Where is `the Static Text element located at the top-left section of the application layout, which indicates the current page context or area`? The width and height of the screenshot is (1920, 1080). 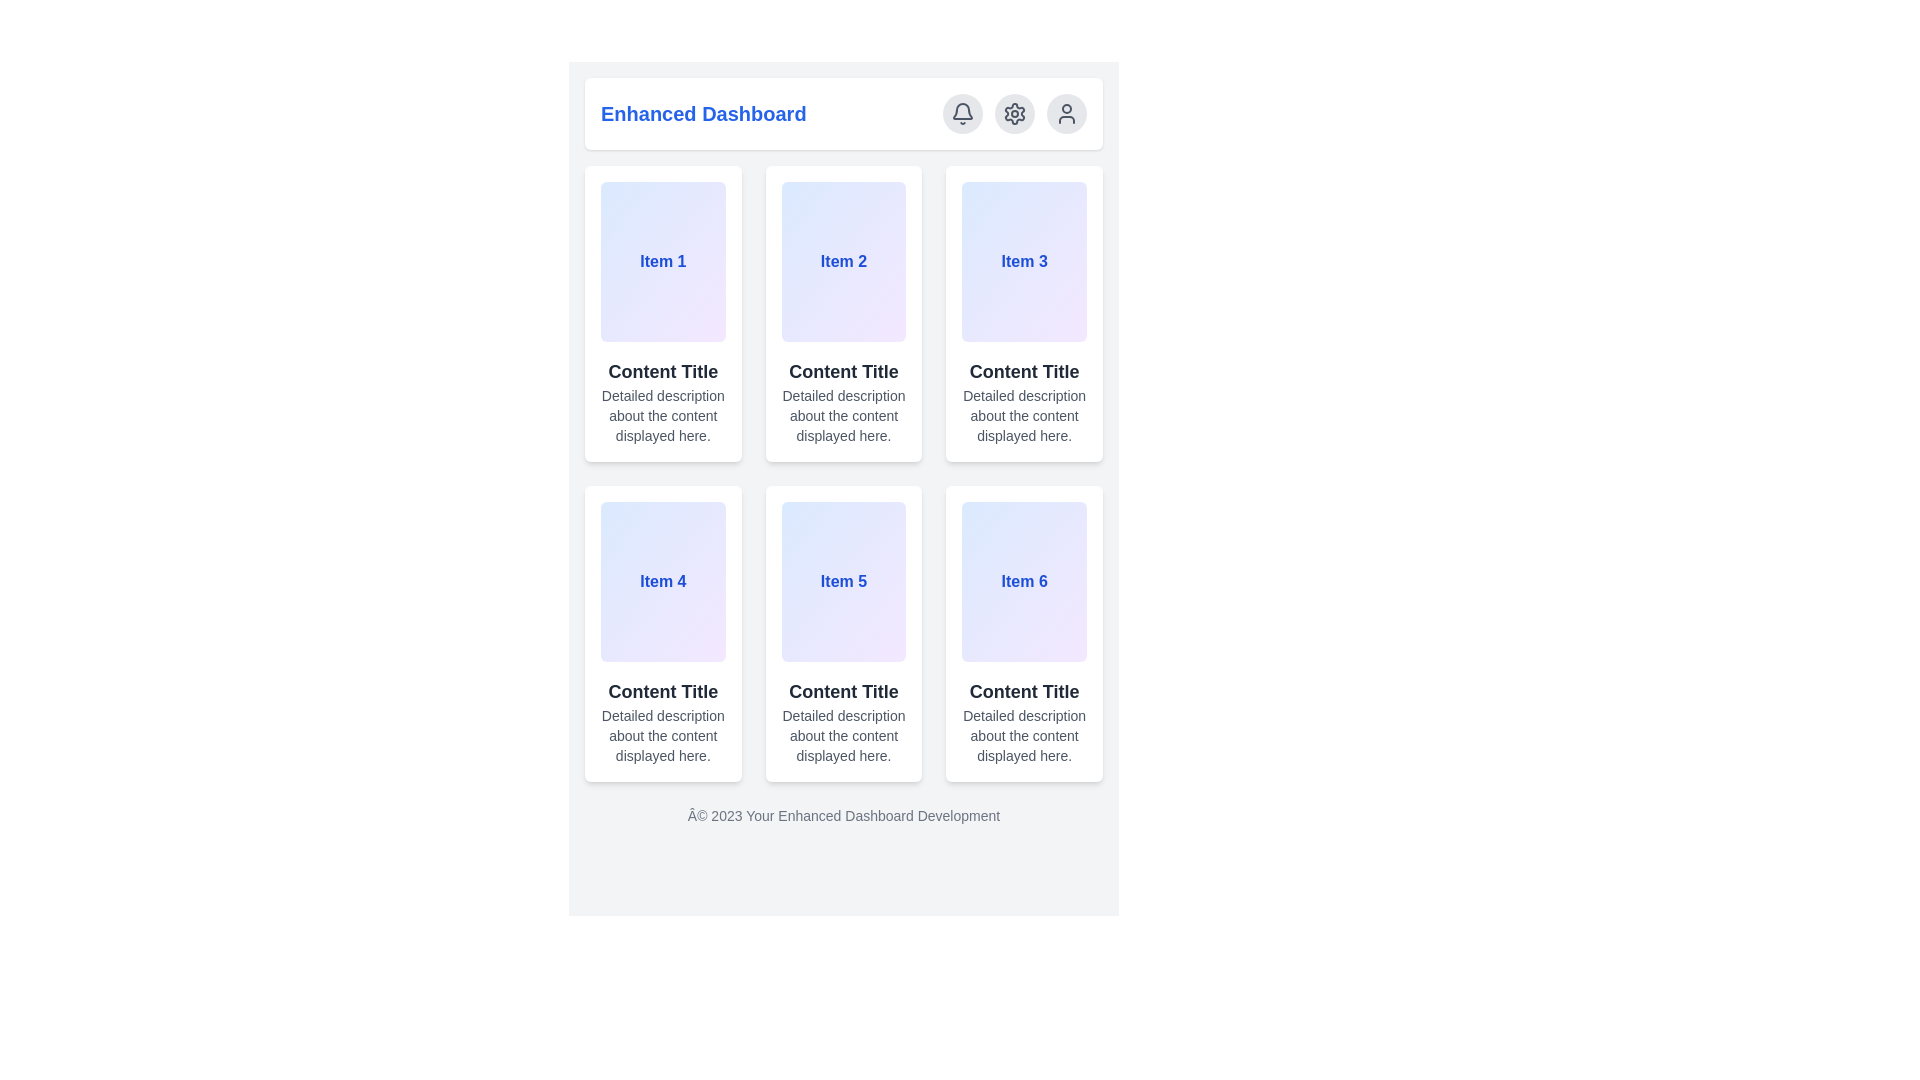 the Static Text element located at the top-left section of the application layout, which indicates the current page context or area is located at coordinates (703, 114).